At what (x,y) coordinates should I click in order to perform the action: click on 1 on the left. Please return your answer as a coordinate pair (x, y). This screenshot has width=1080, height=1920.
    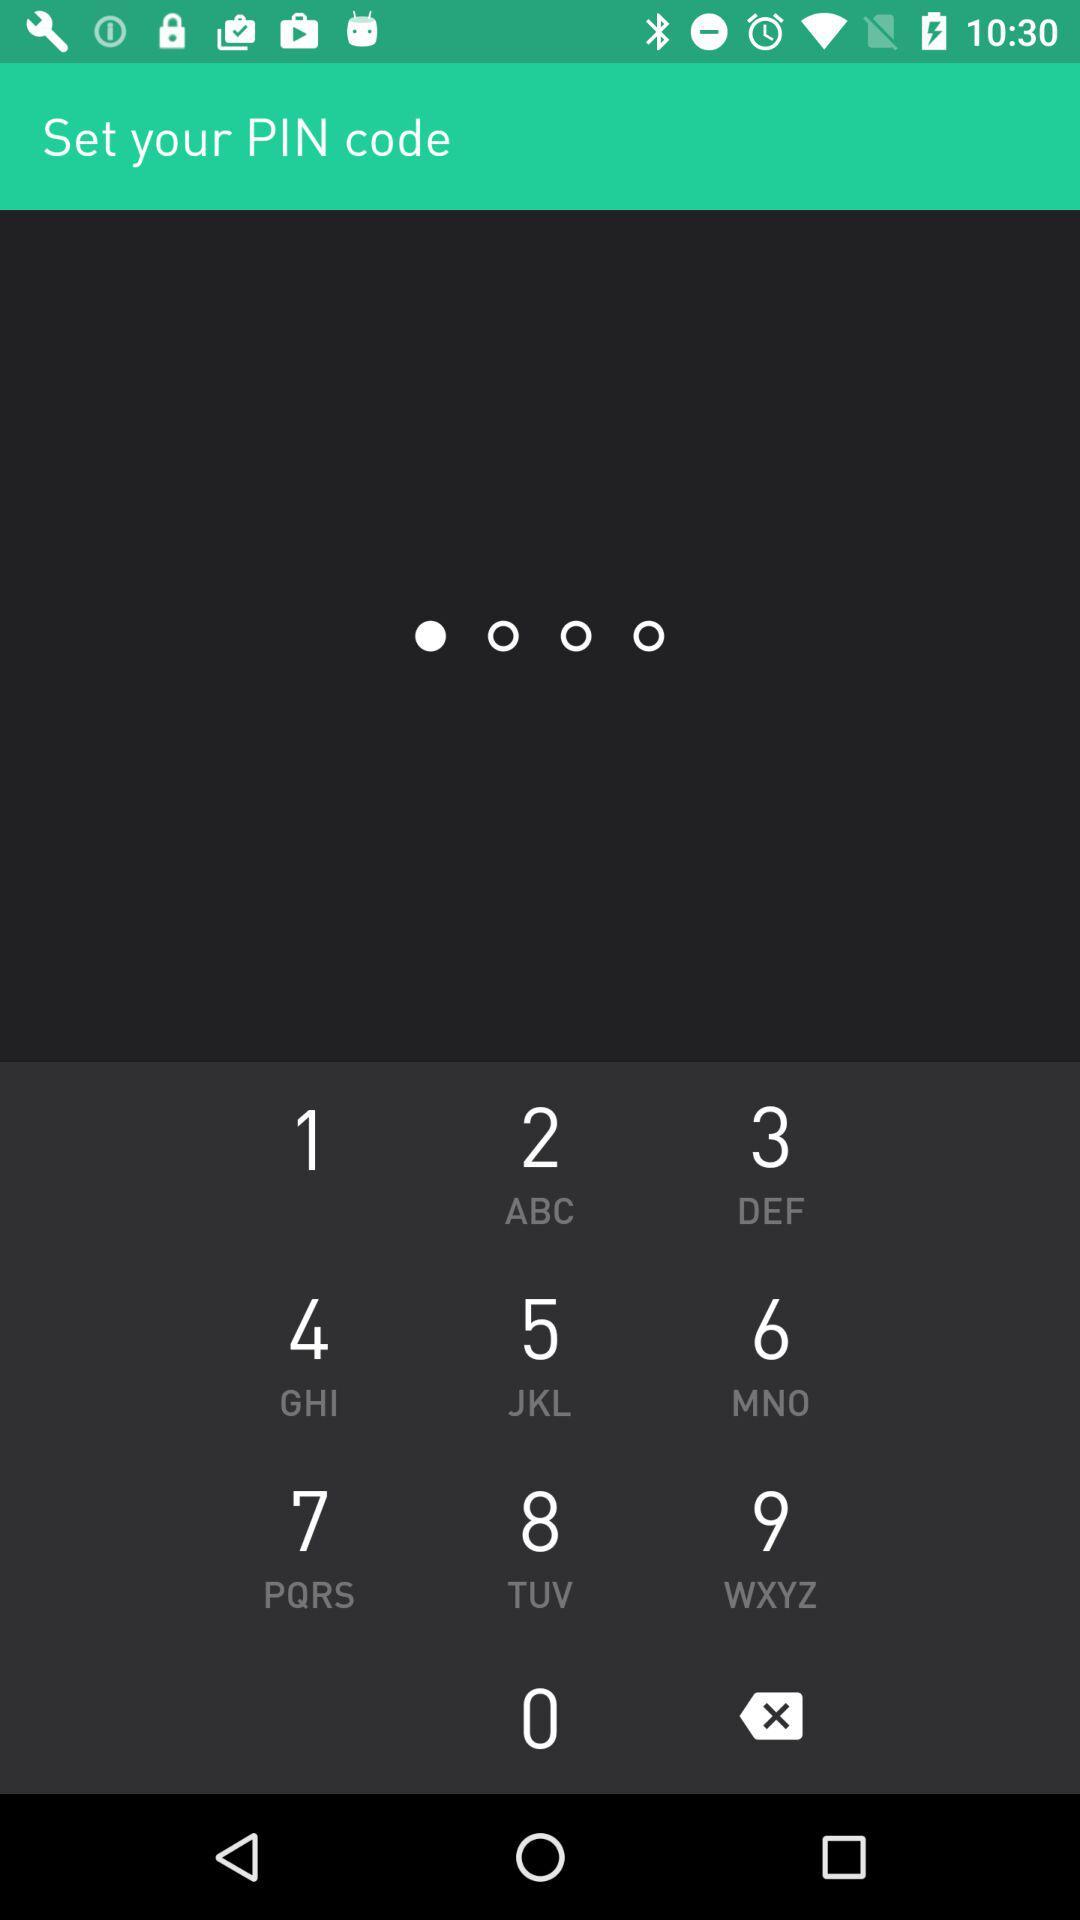
    Looking at the image, I should click on (308, 1157).